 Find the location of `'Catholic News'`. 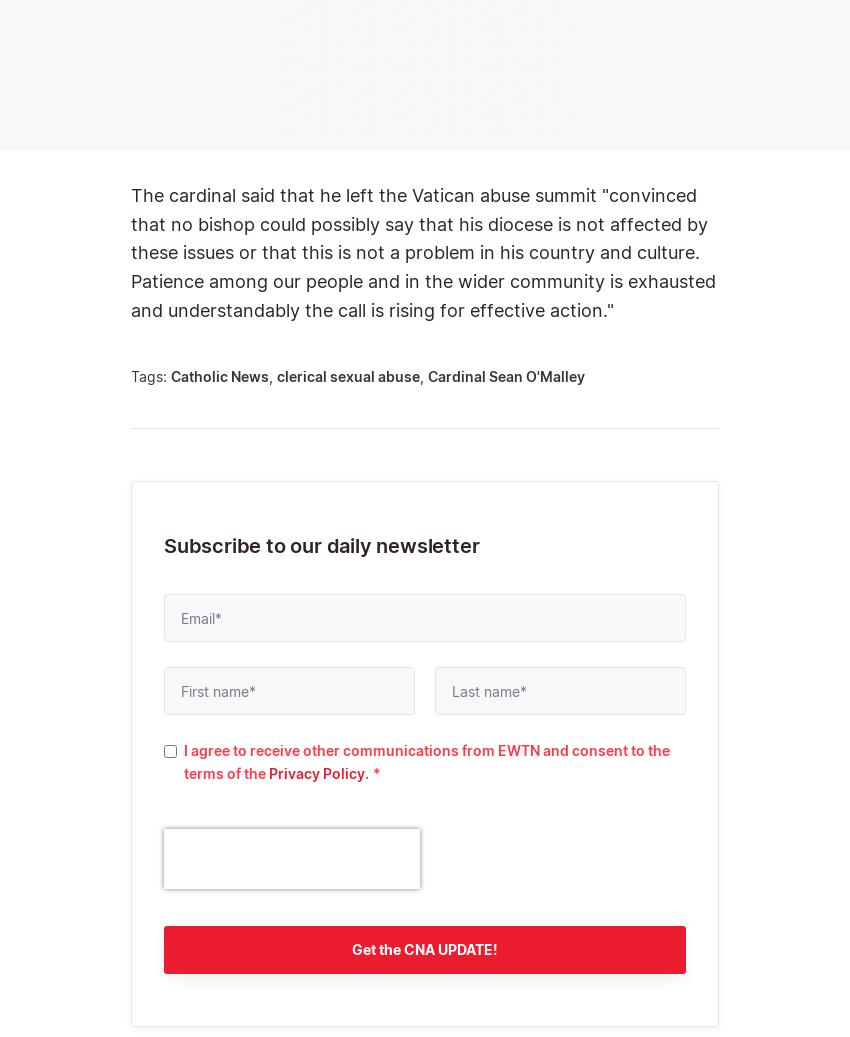

'Catholic News' is located at coordinates (170, 374).